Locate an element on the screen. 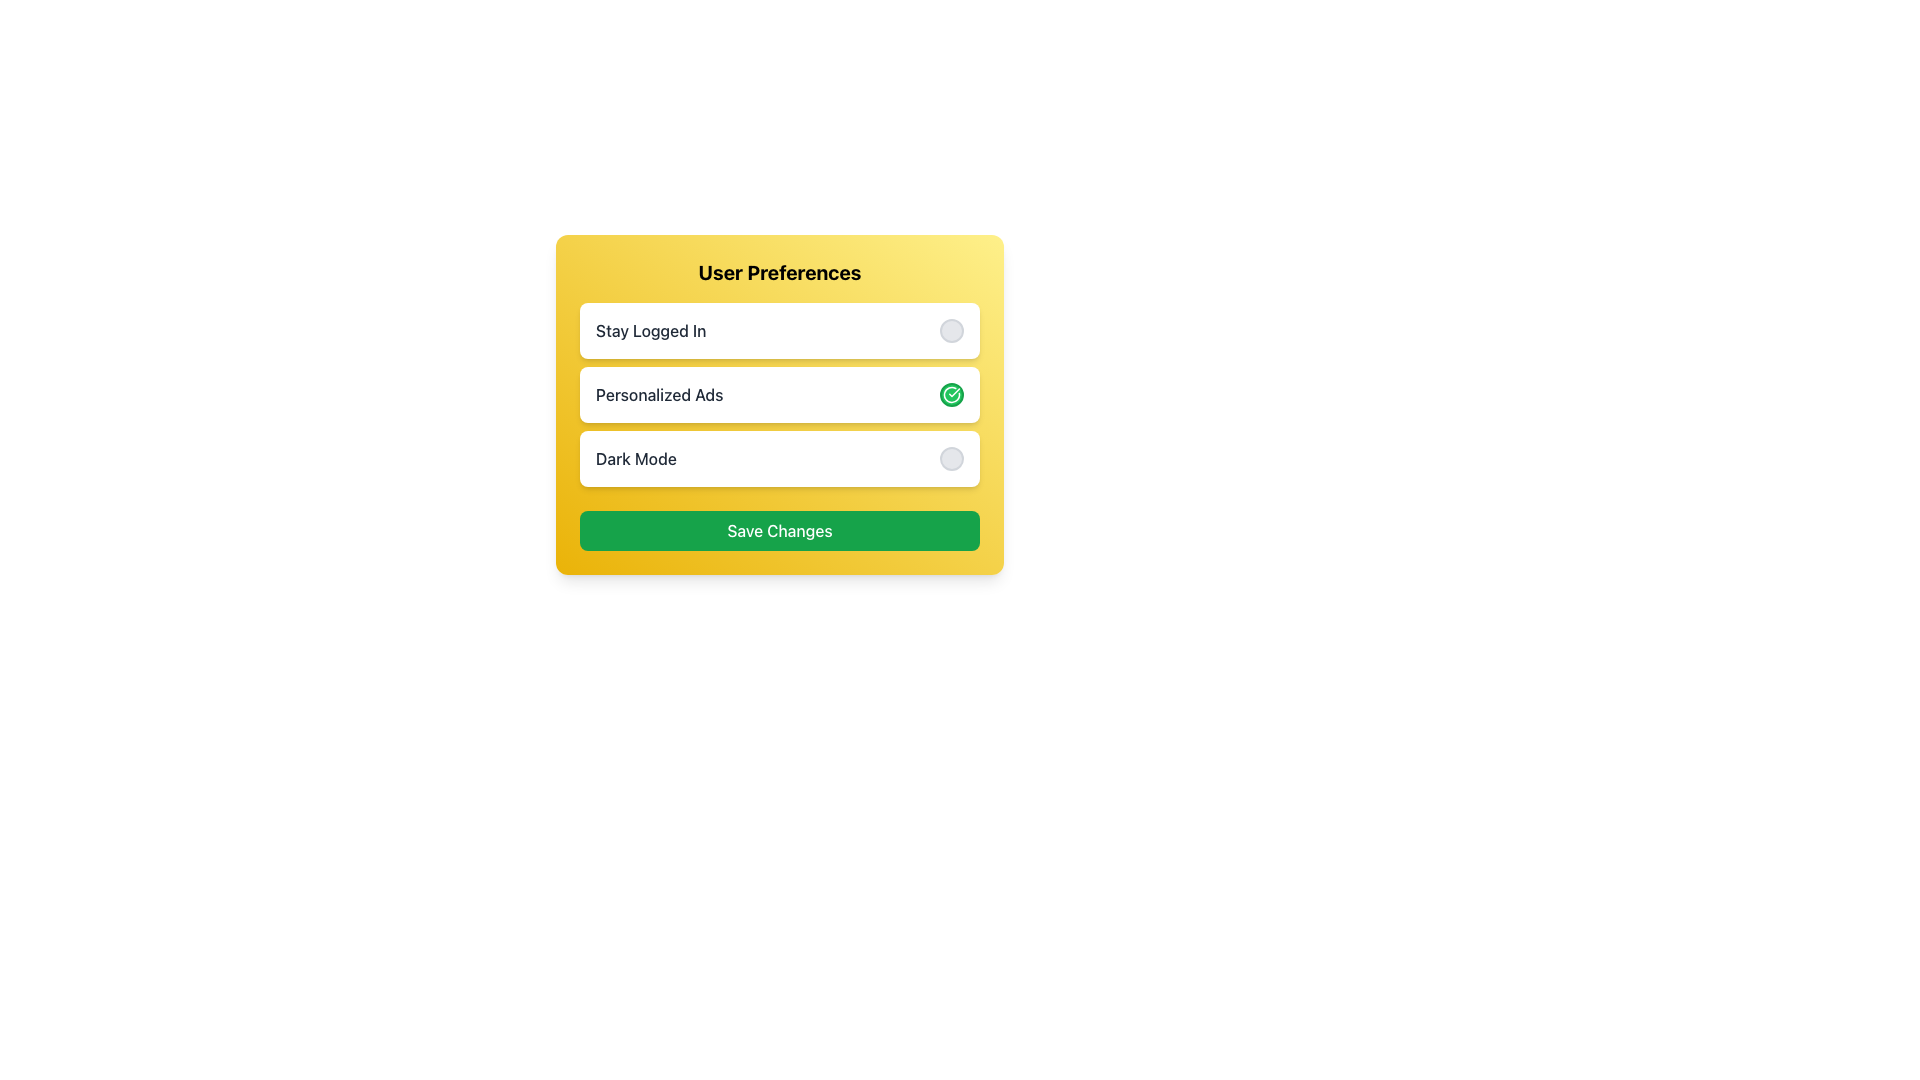  the toggle button for the 'Dark Mode' setting option, which is the third option in the settings group is located at coordinates (778, 459).